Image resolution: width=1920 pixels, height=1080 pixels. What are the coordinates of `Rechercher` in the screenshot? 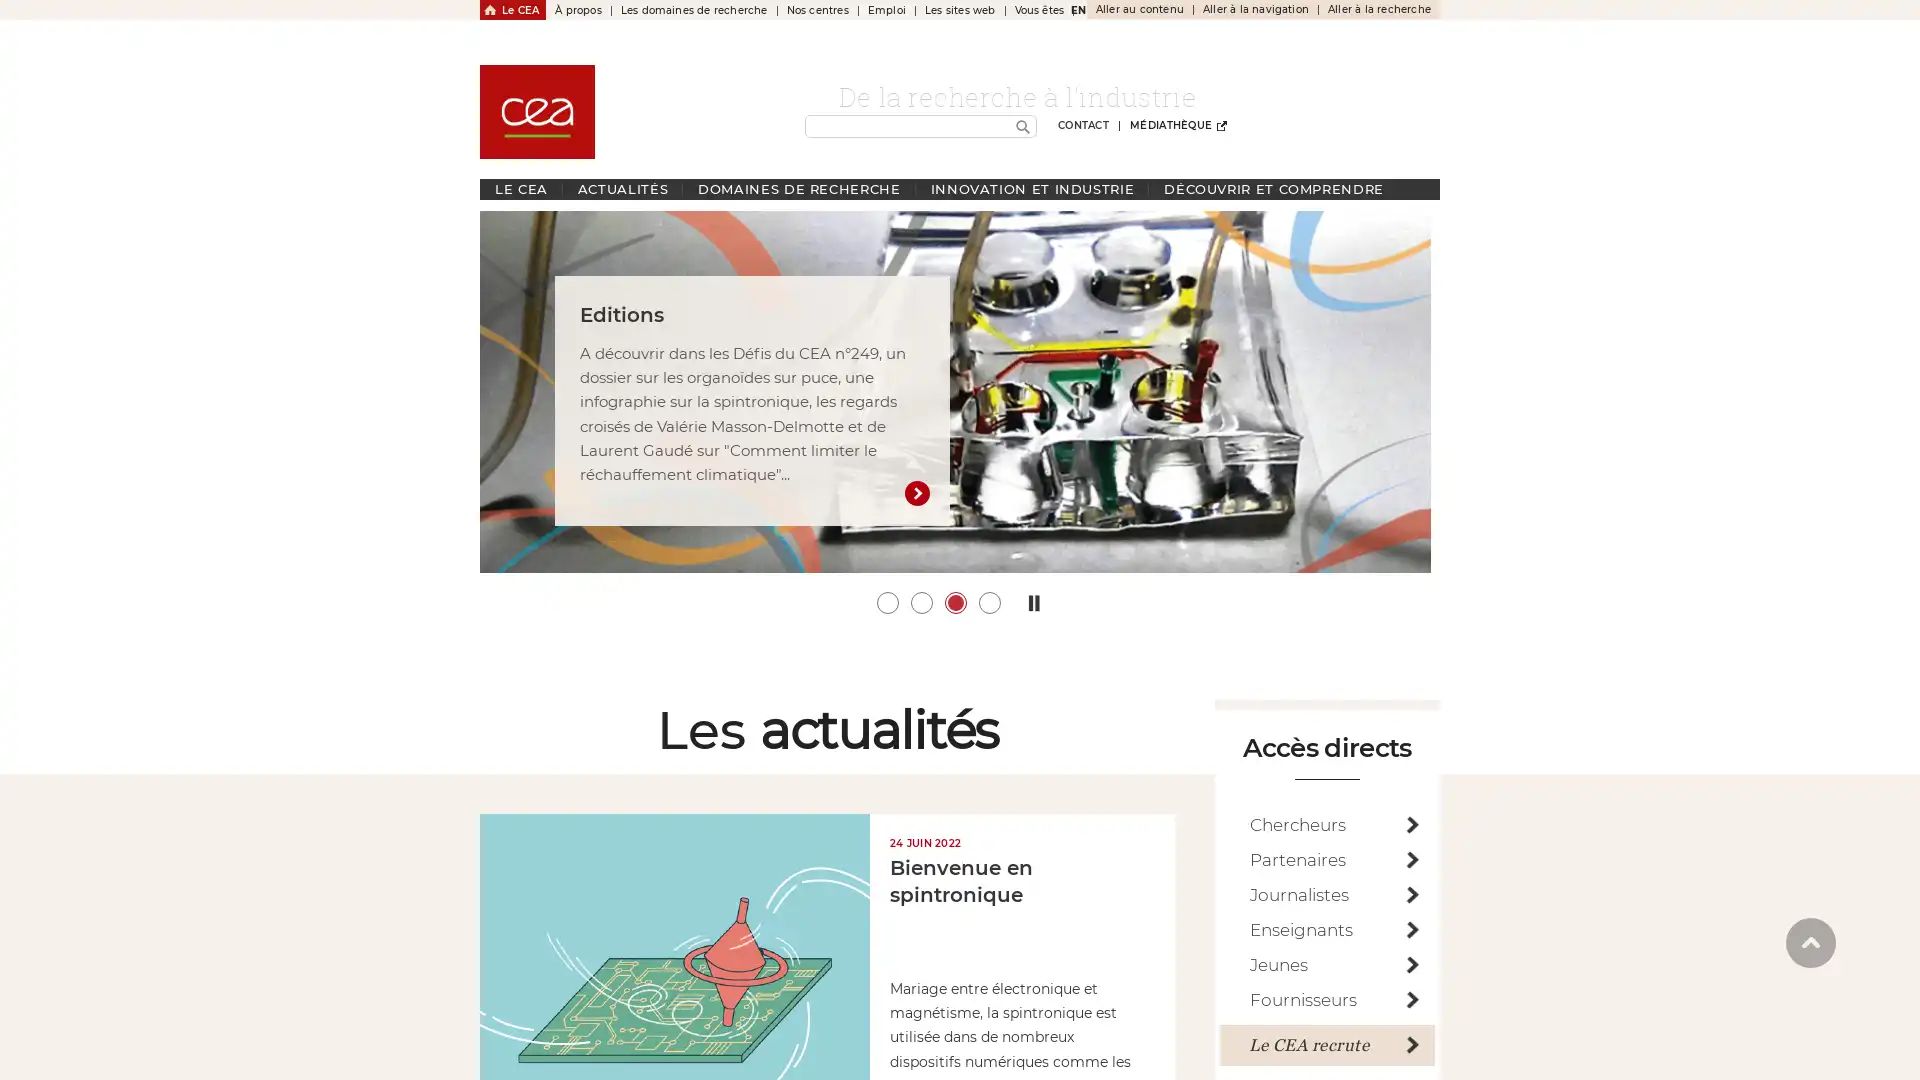 It's located at (1022, 127).